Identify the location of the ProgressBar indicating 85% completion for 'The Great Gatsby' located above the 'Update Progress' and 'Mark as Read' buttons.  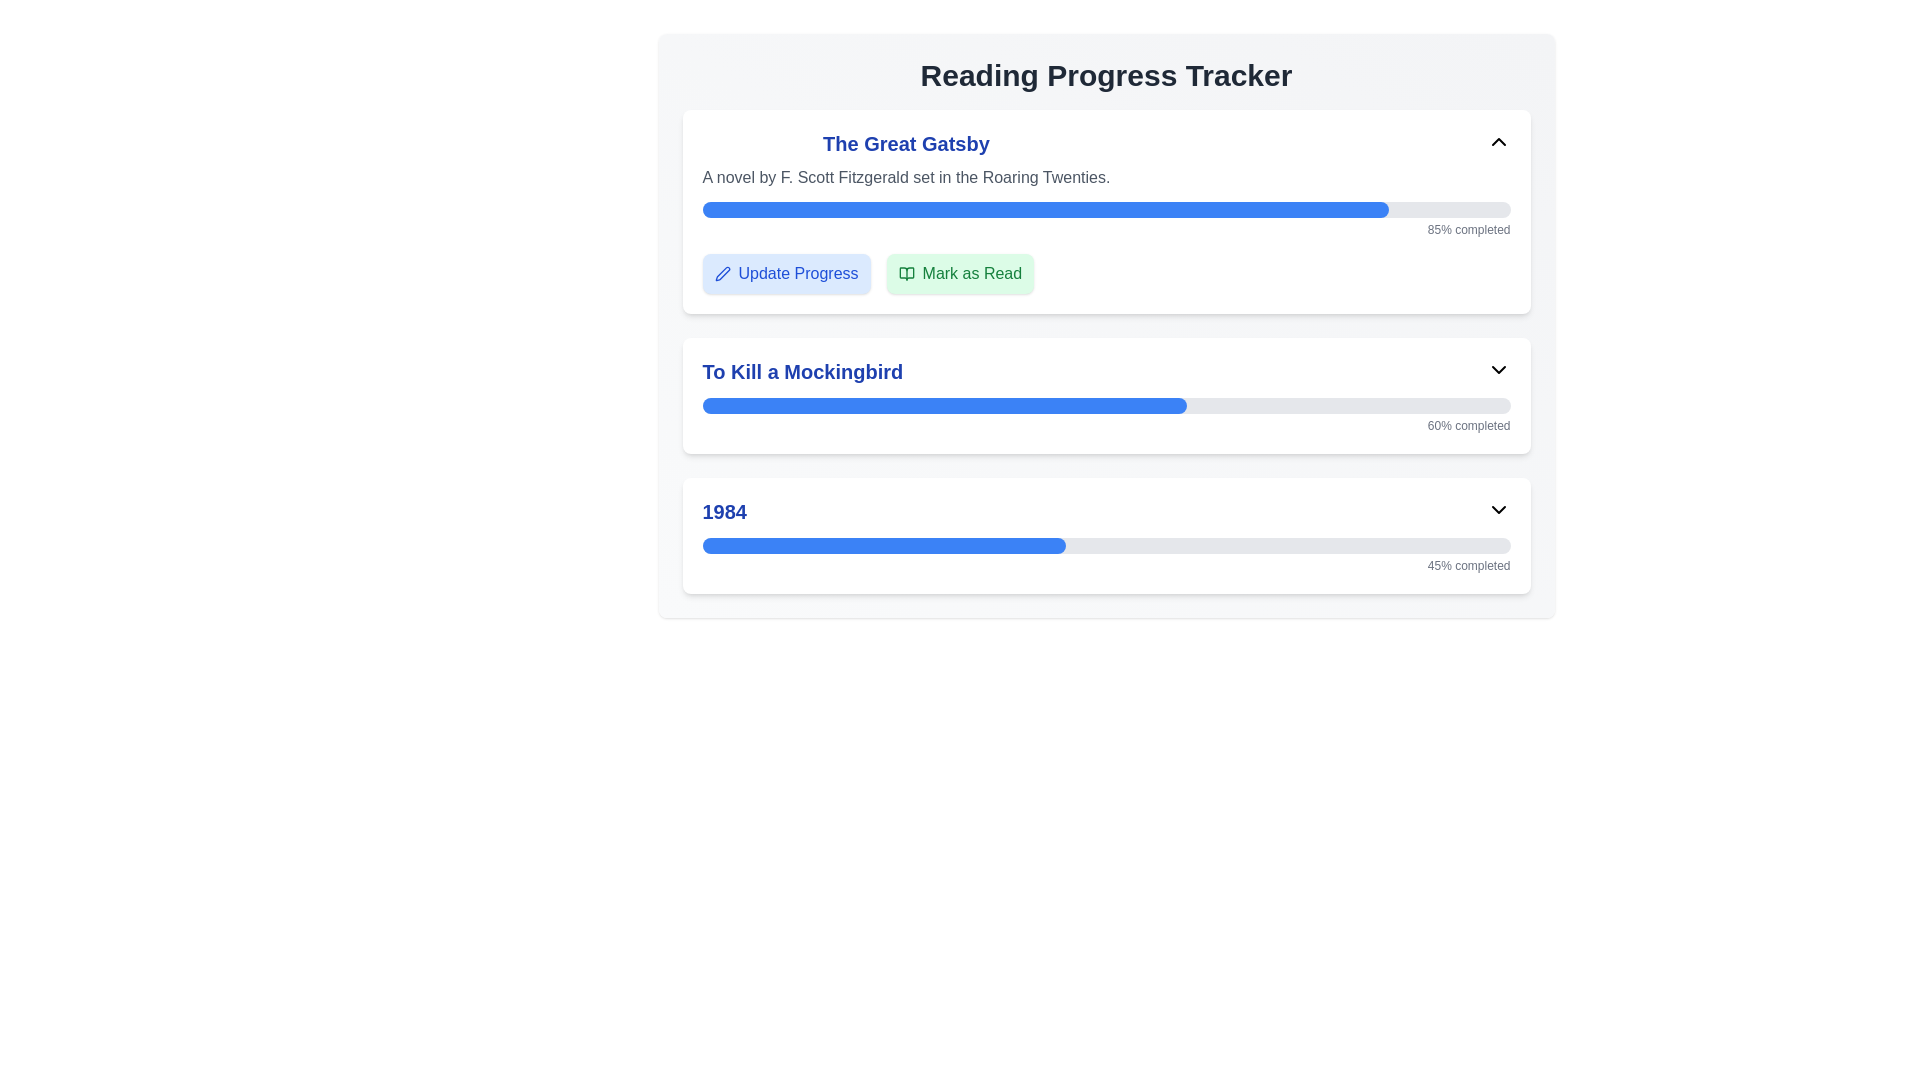
(1105, 209).